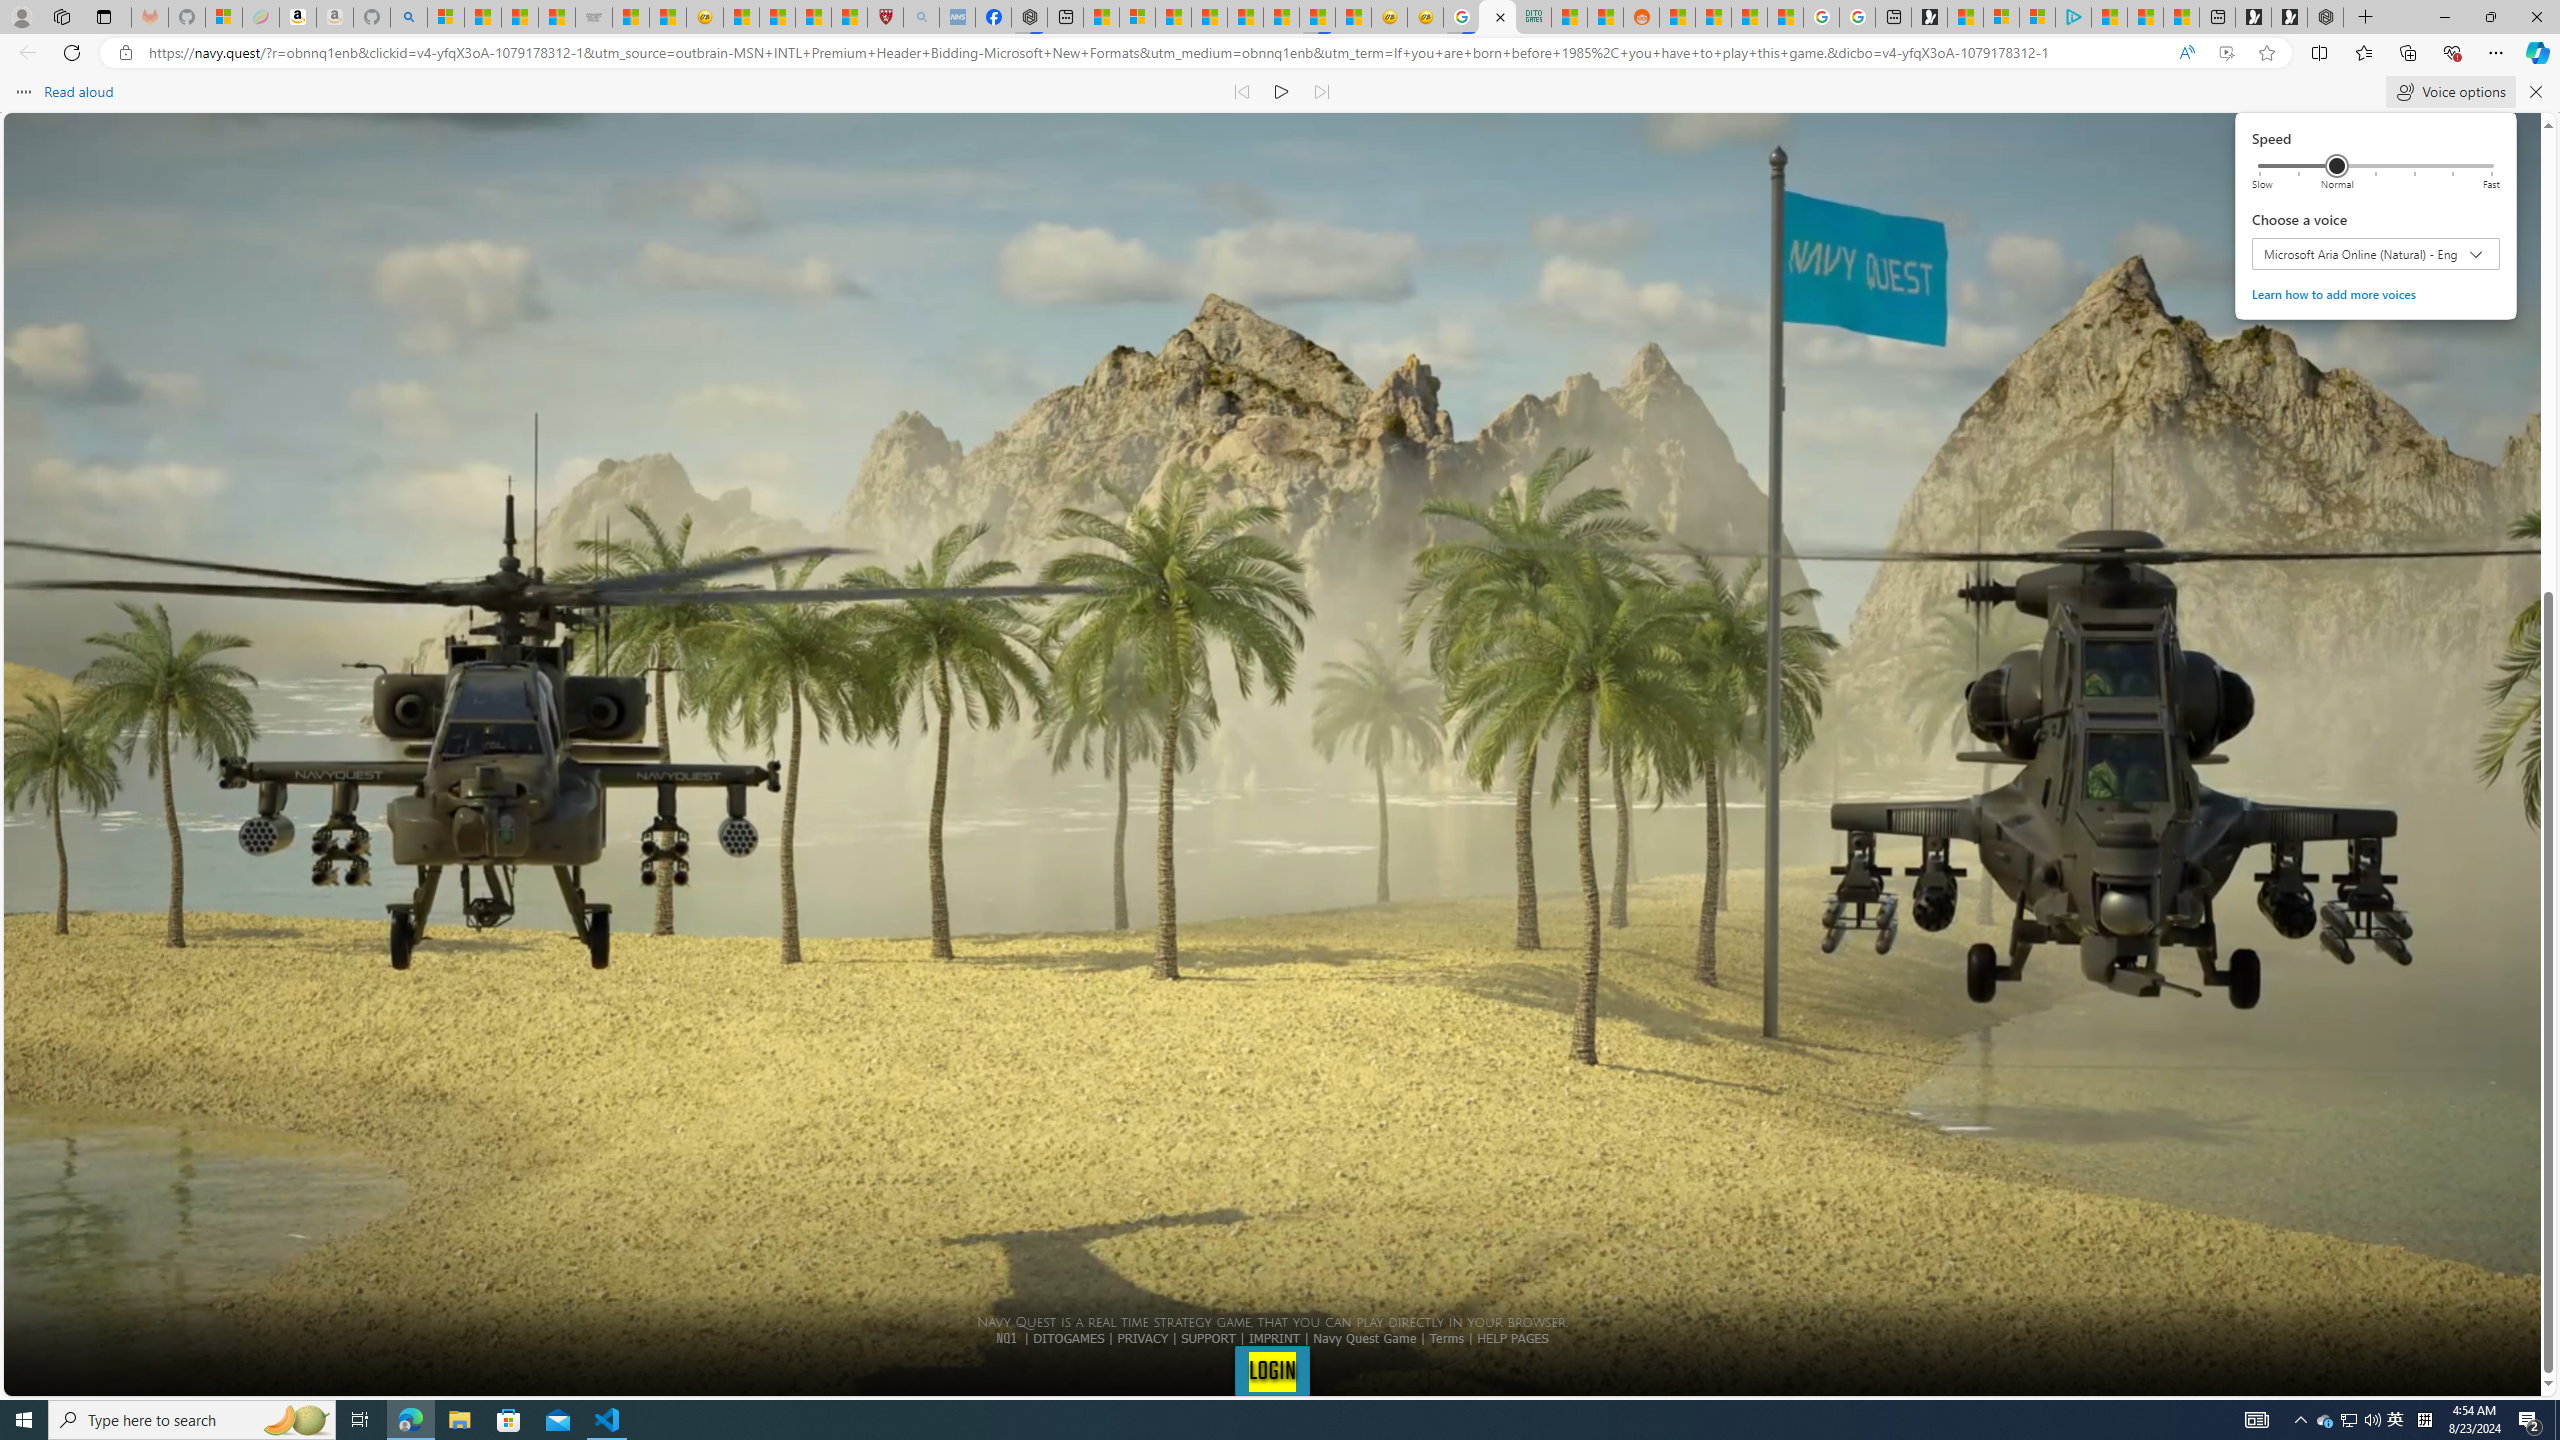 Image resolution: width=2560 pixels, height=1440 pixels. Describe the element at coordinates (409, 1418) in the screenshot. I see `'Microsoft Edge - 1 running window'` at that location.